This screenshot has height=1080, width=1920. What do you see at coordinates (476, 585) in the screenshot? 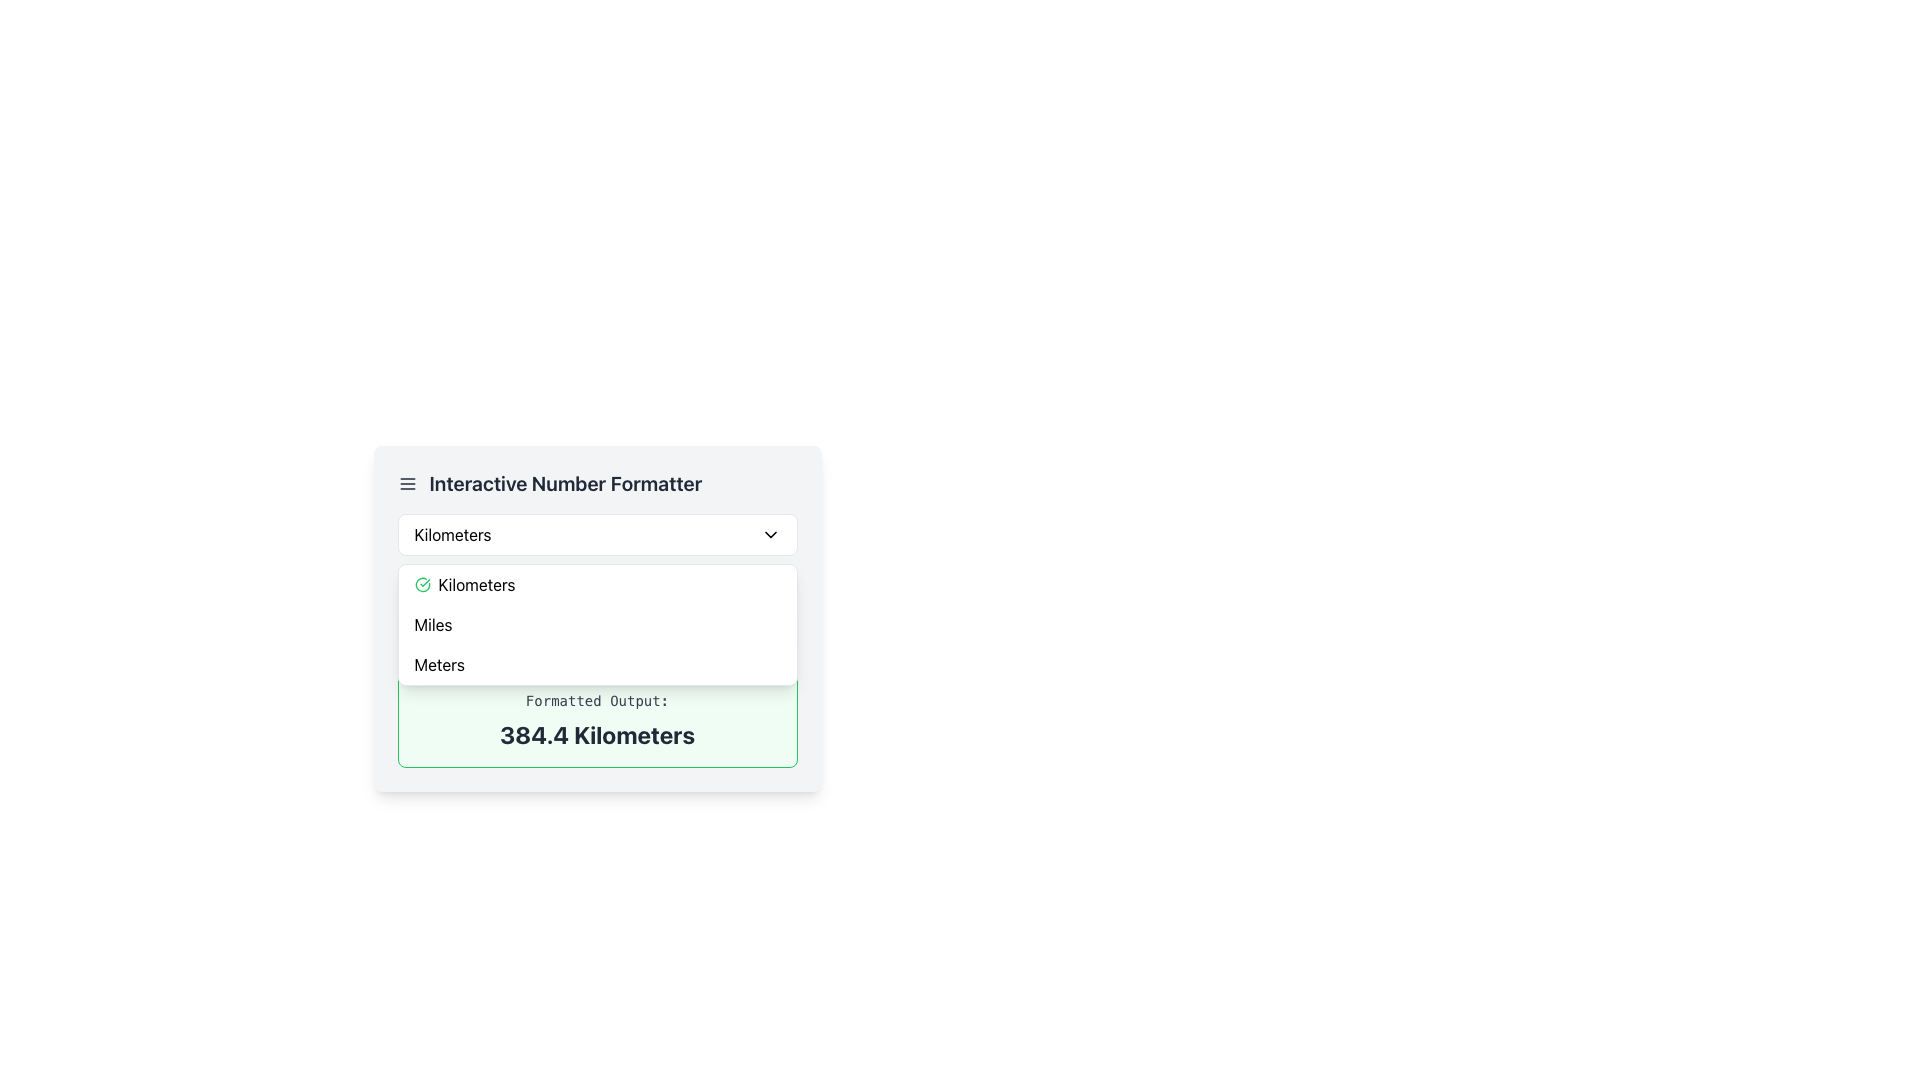
I see `the dropdown menu item labeled 'Kilometers' which is indicated by a green checkmark icon` at bounding box center [476, 585].